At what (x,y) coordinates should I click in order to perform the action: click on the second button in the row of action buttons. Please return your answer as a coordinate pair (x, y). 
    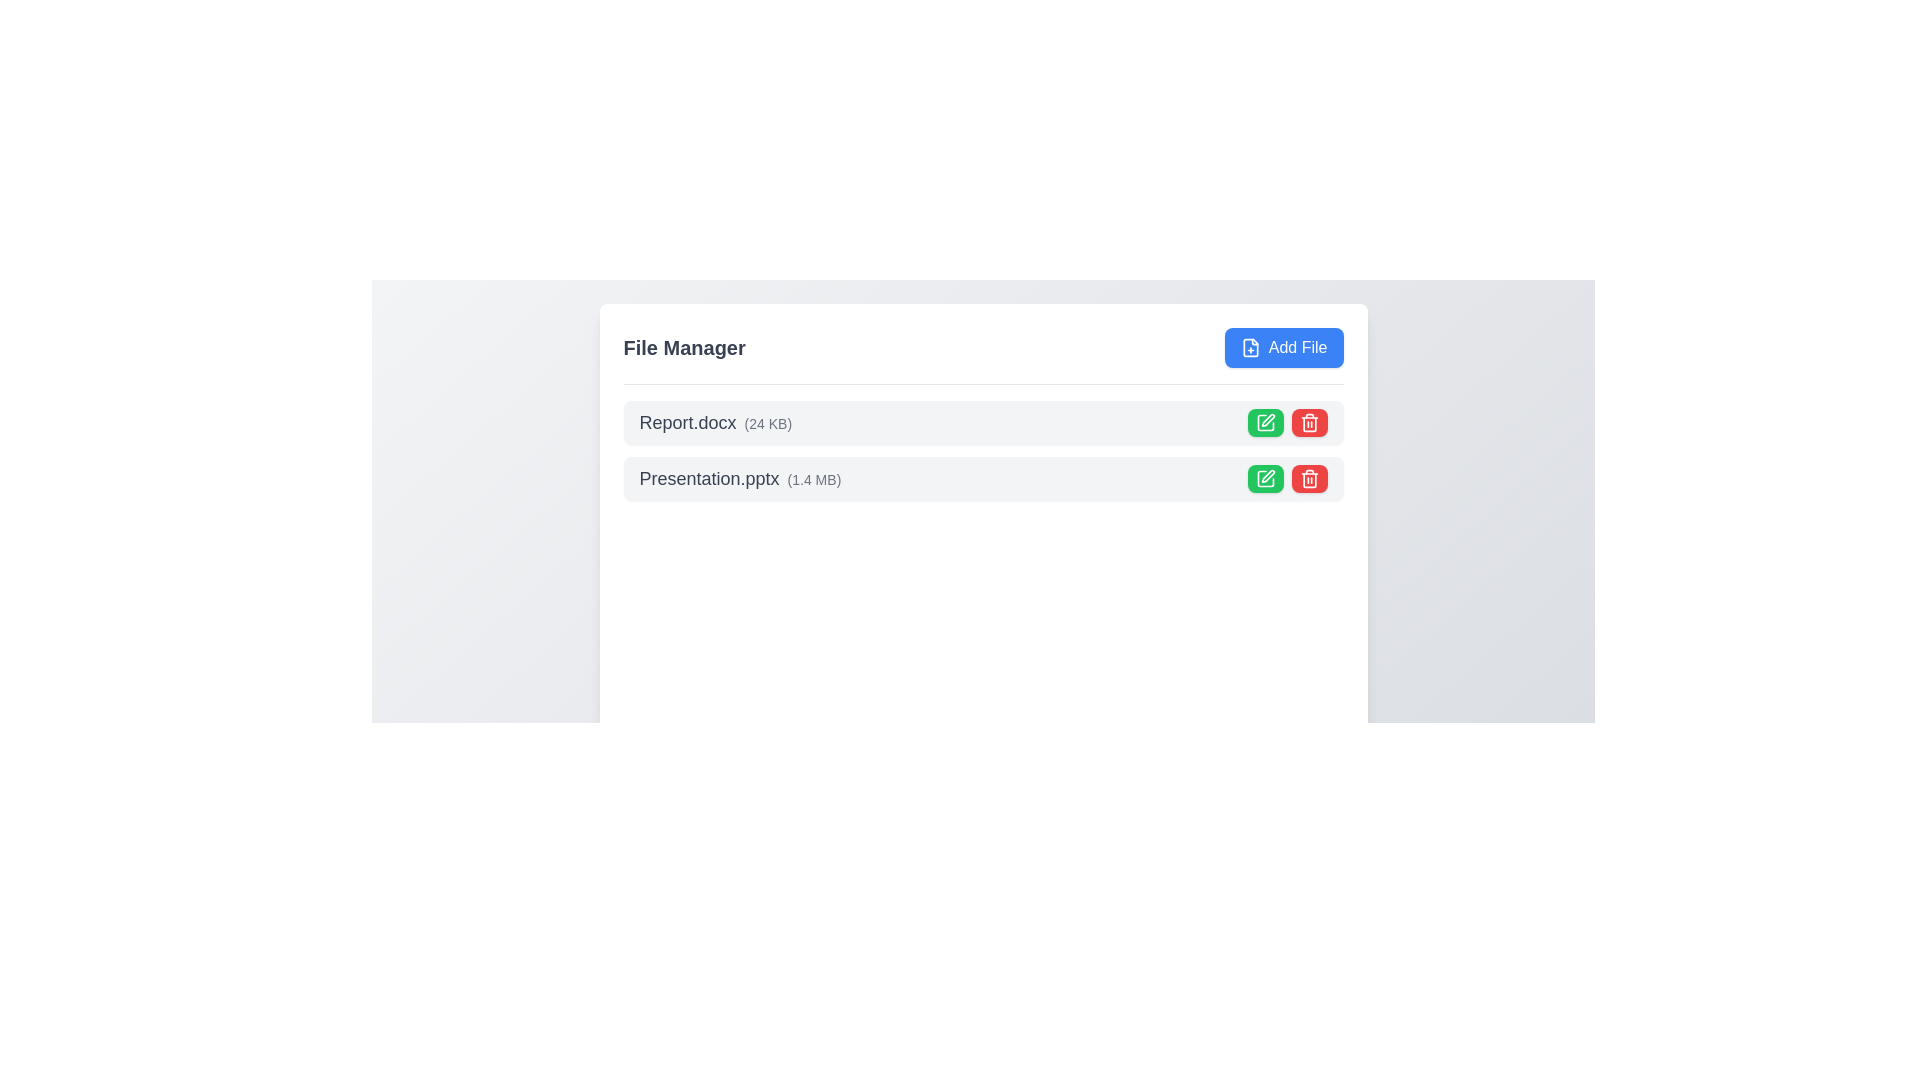
    Looking at the image, I should click on (1309, 422).